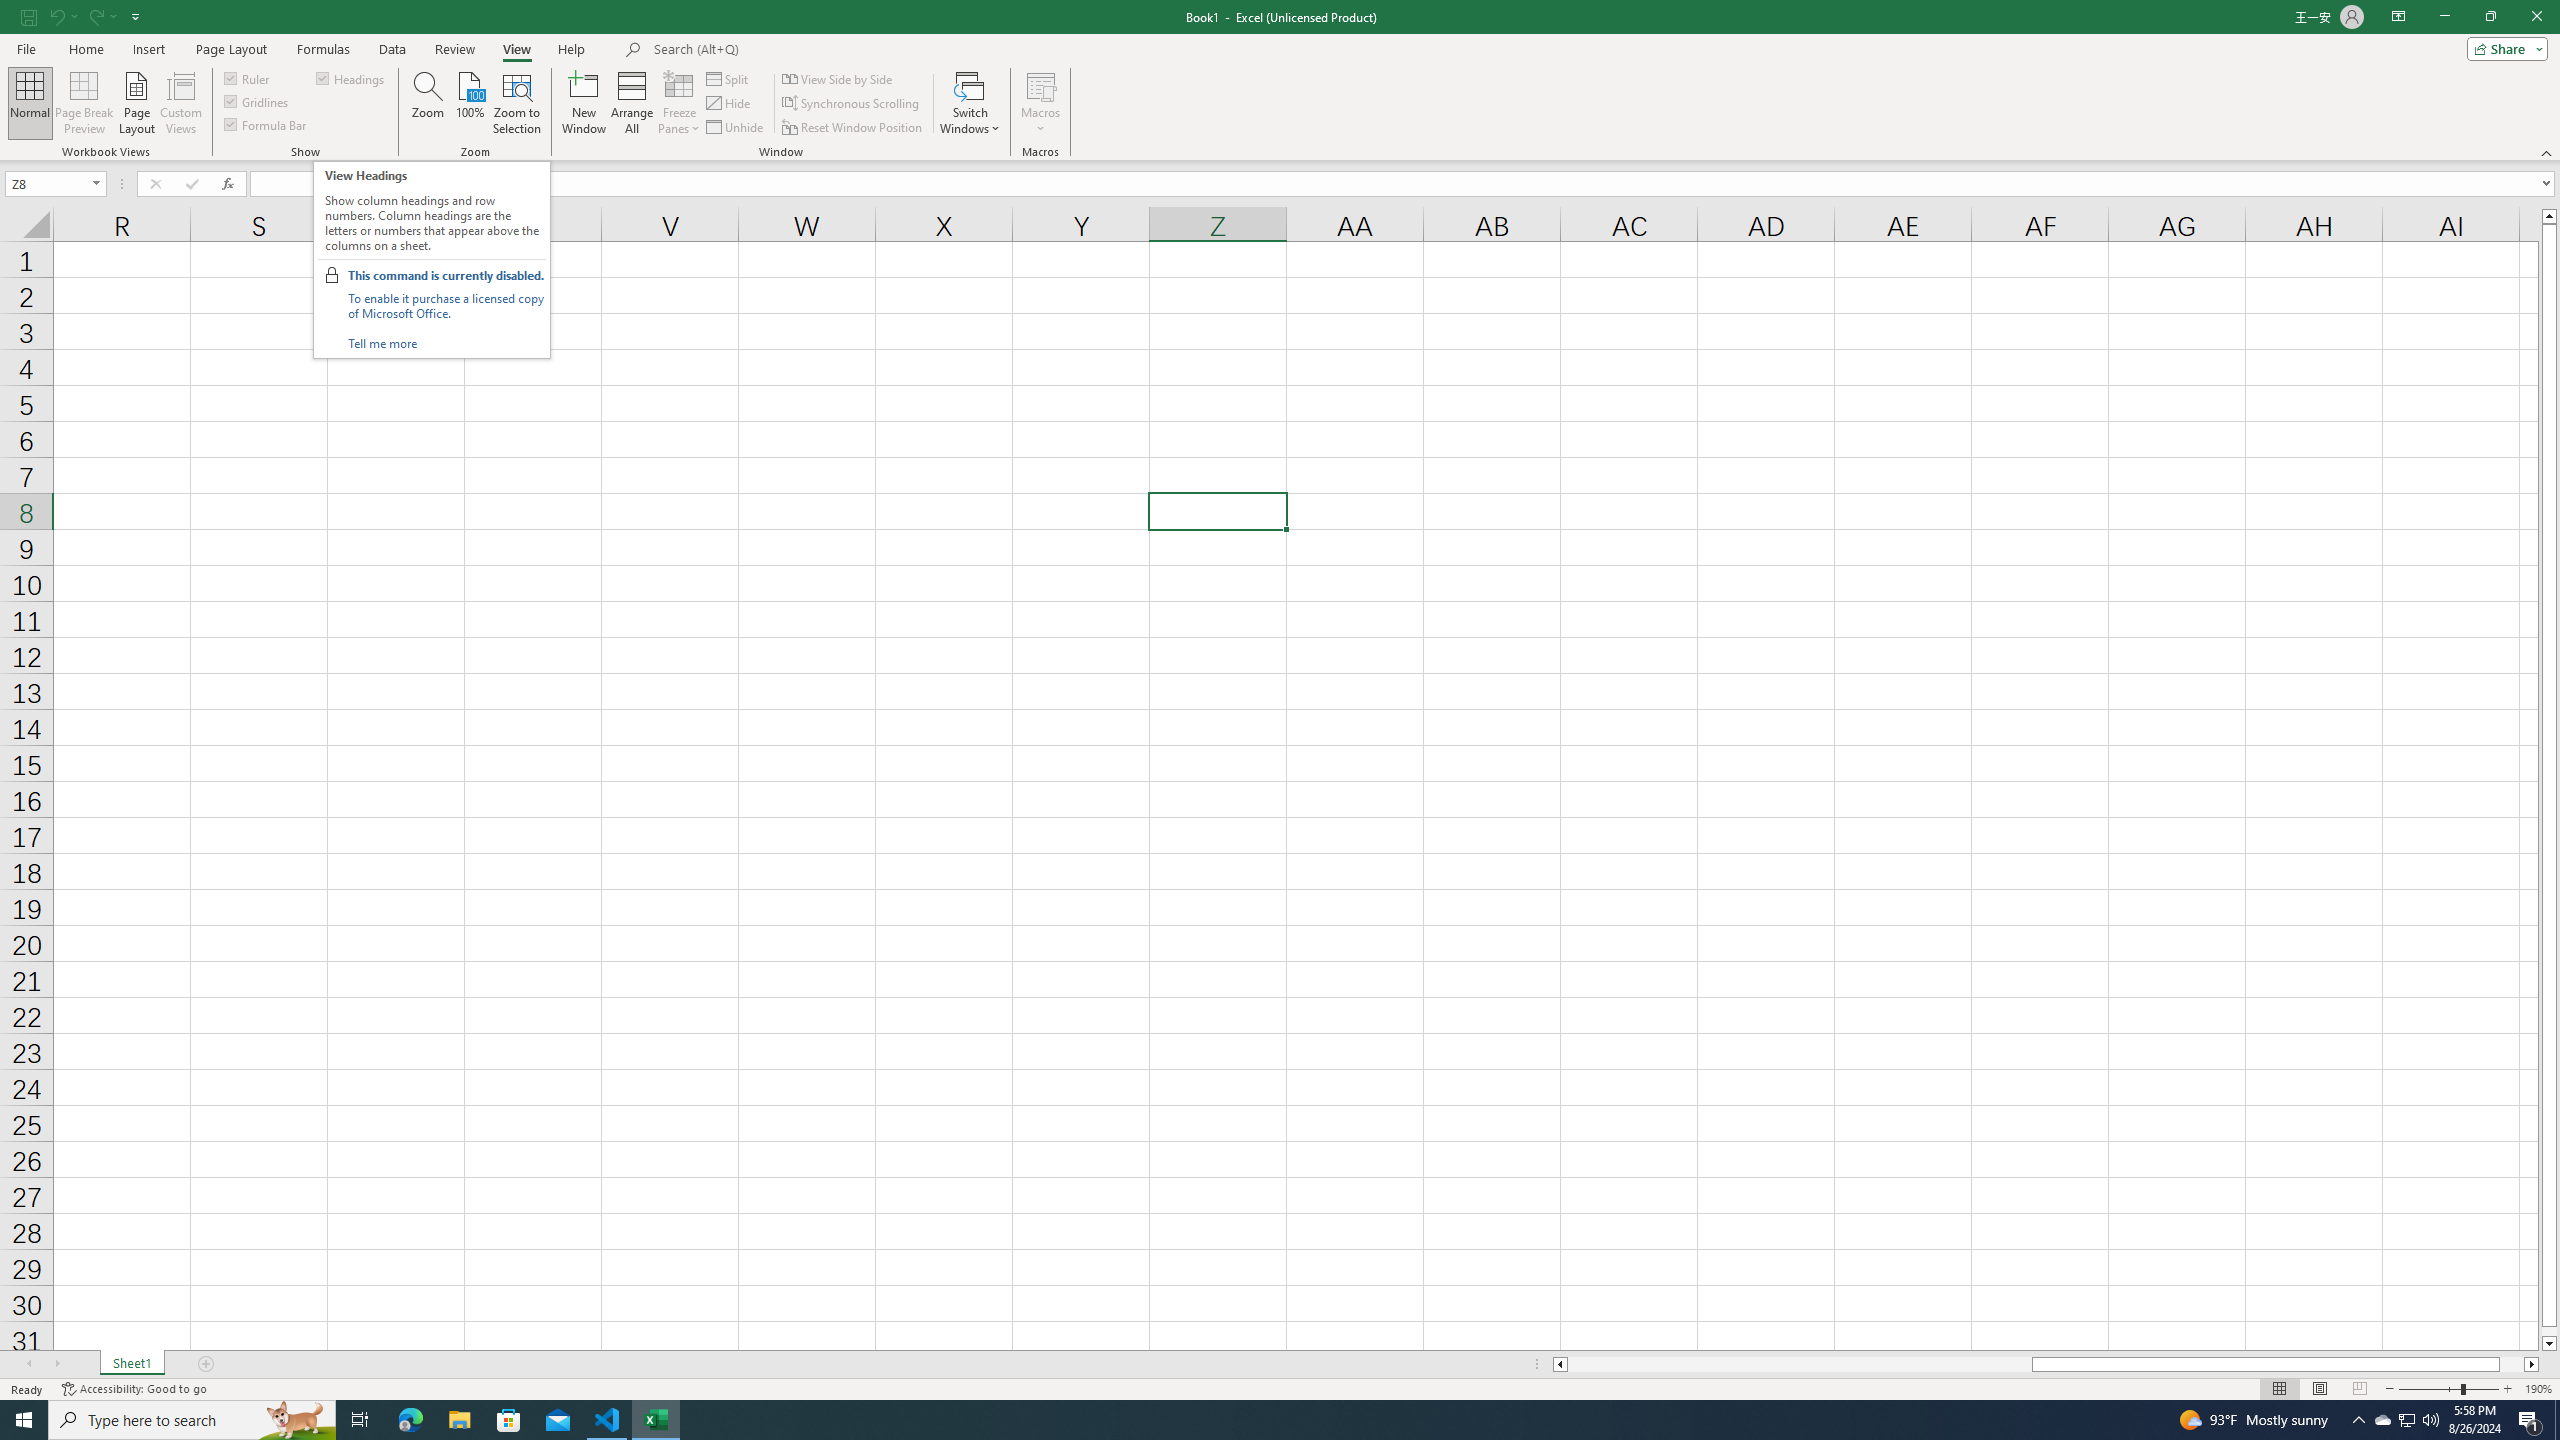  I want to click on 'New Window', so click(583, 103).